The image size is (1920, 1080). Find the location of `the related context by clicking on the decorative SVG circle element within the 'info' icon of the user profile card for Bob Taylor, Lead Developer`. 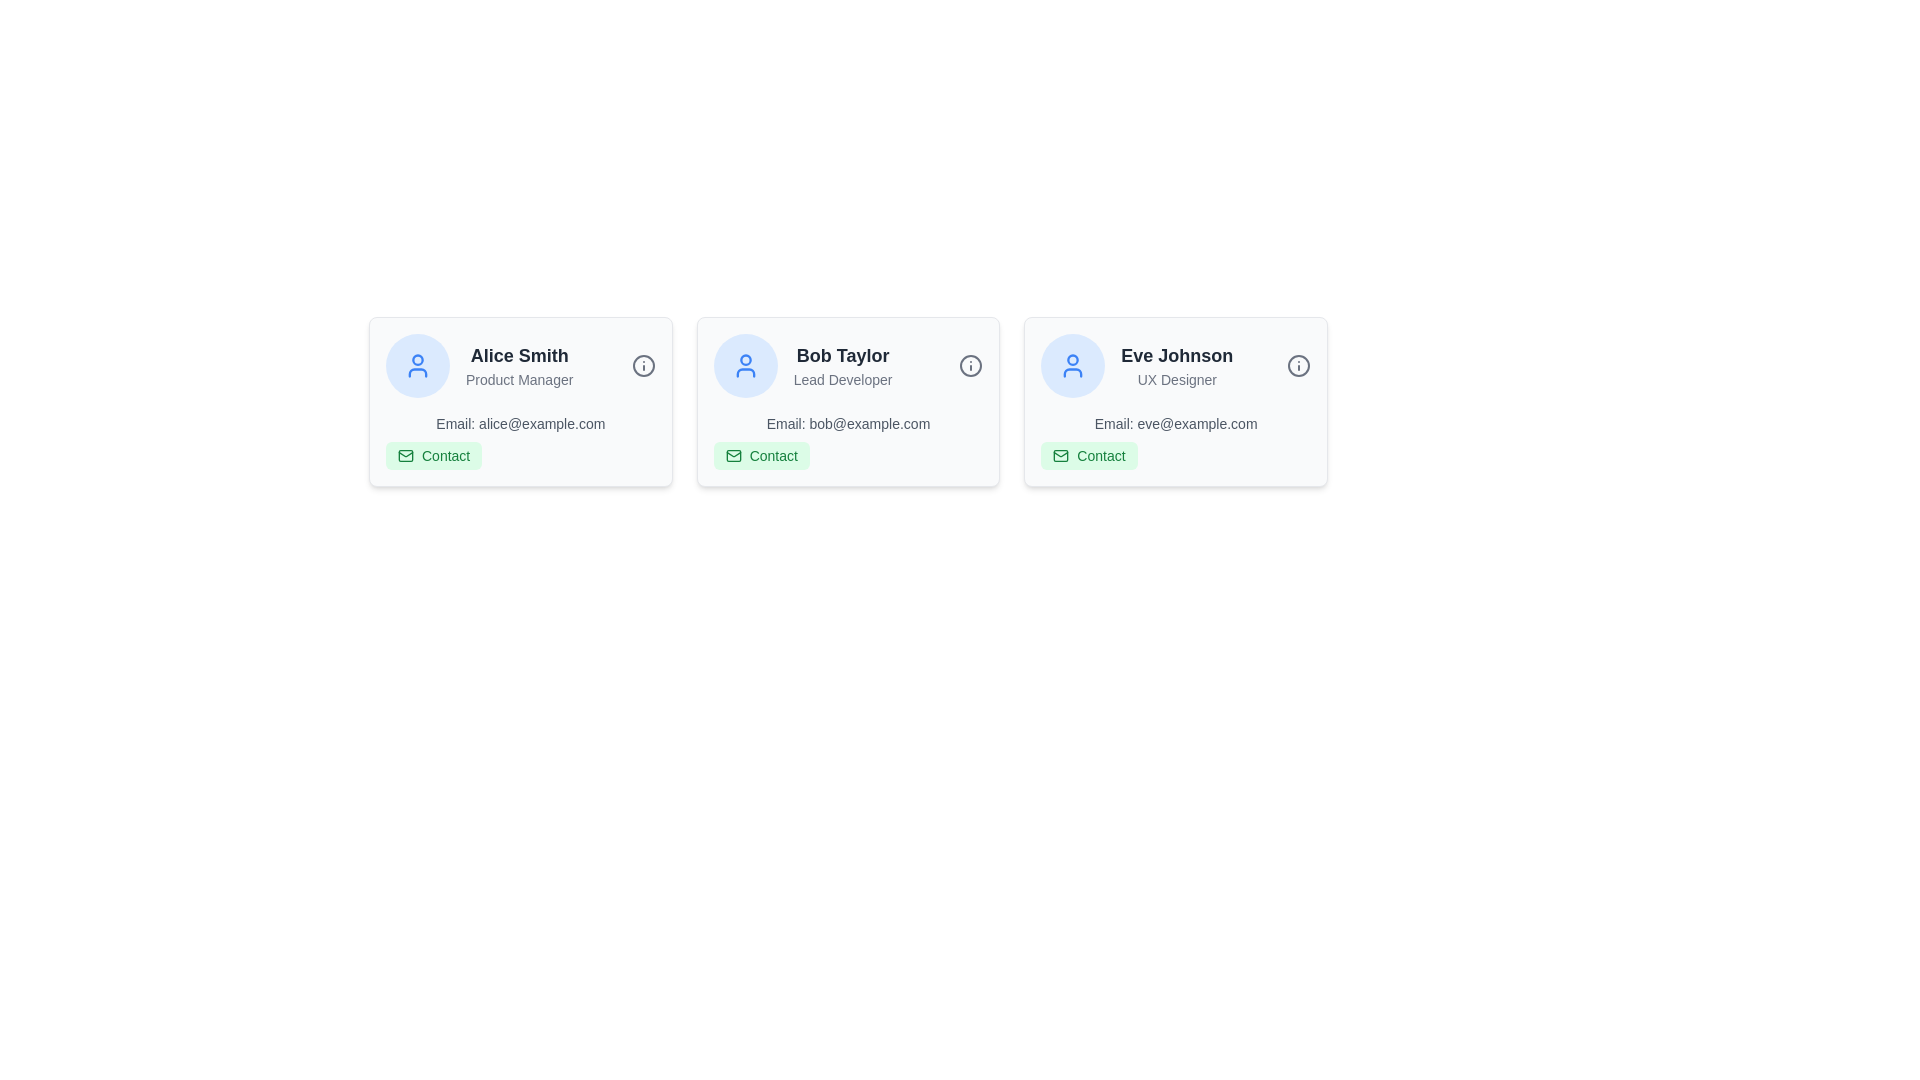

the related context by clicking on the decorative SVG circle element within the 'info' icon of the user profile card for Bob Taylor, Lead Developer is located at coordinates (643, 366).